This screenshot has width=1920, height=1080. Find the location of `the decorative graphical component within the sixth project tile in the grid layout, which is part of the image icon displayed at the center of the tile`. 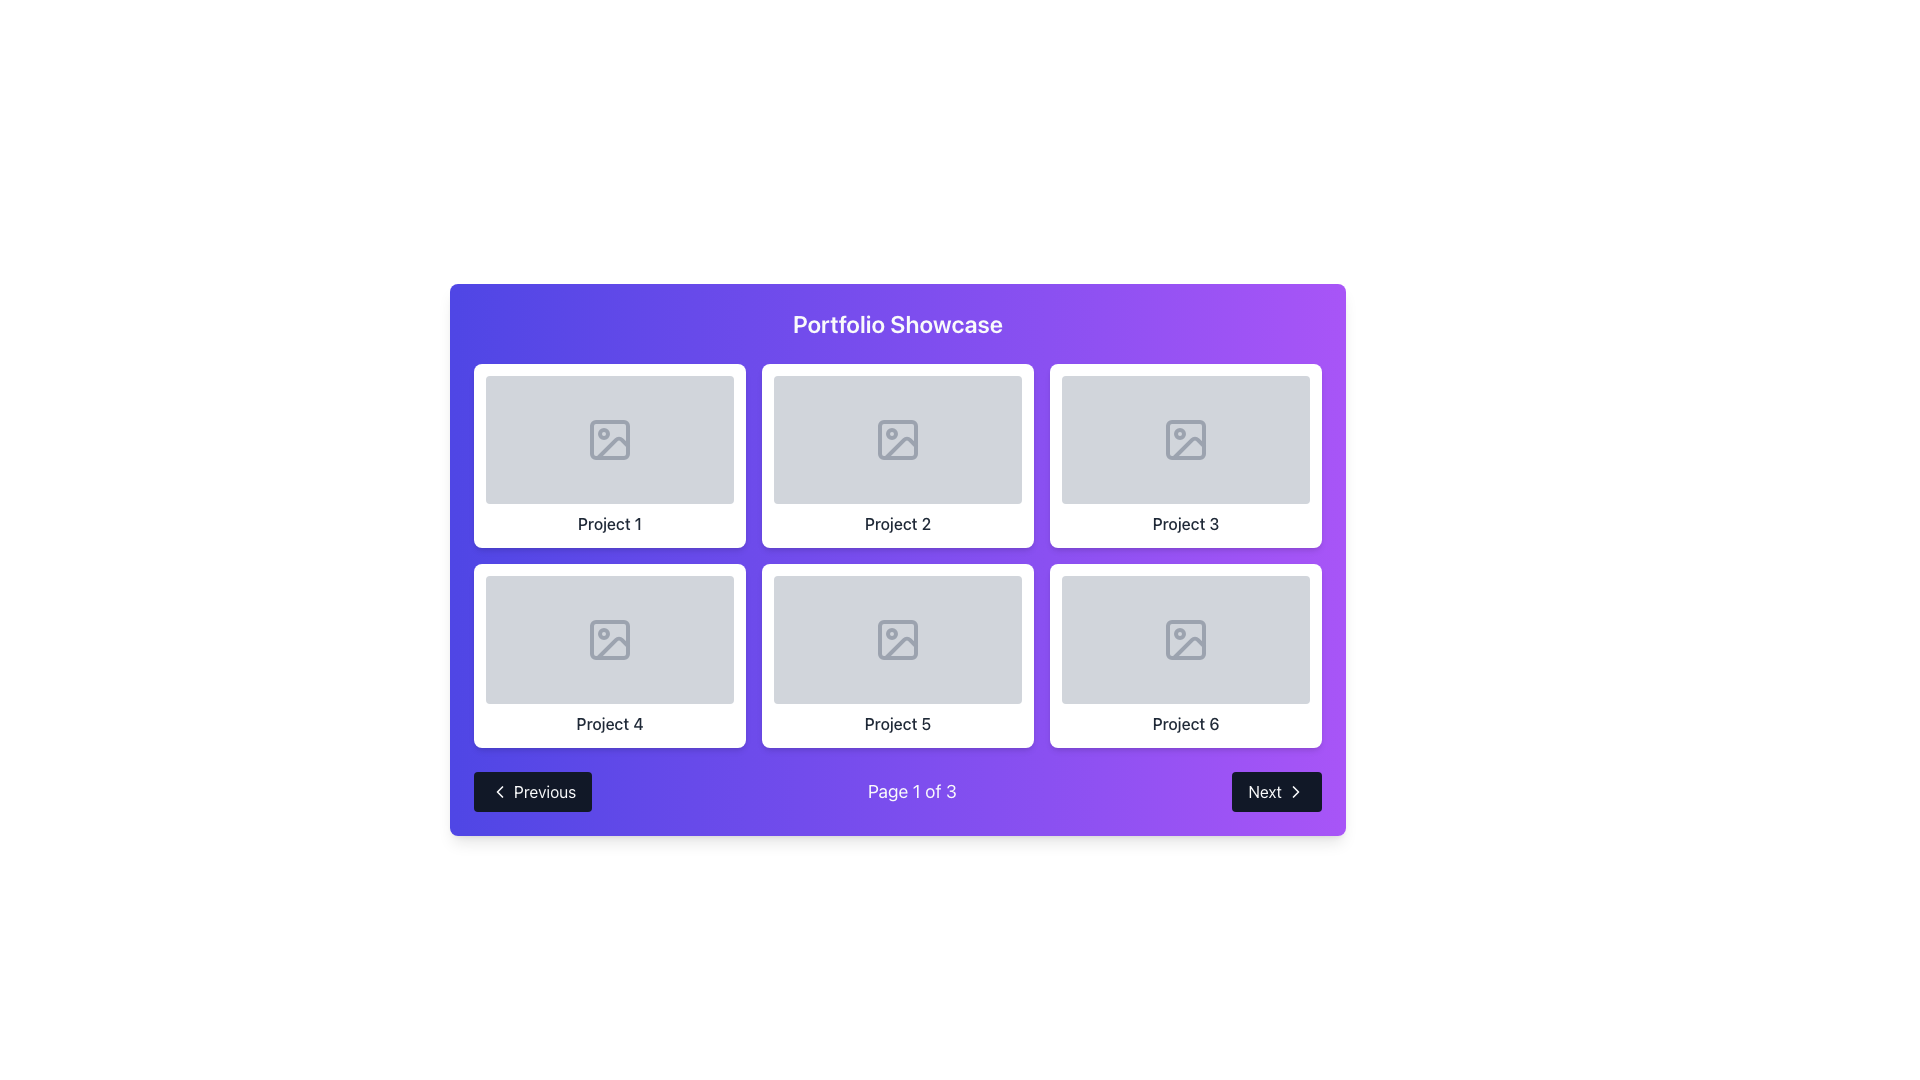

the decorative graphical component within the sixth project tile in the grid layout, which is part of the image icon displayed at the center of the tile is located at coordinates (1185, 640).